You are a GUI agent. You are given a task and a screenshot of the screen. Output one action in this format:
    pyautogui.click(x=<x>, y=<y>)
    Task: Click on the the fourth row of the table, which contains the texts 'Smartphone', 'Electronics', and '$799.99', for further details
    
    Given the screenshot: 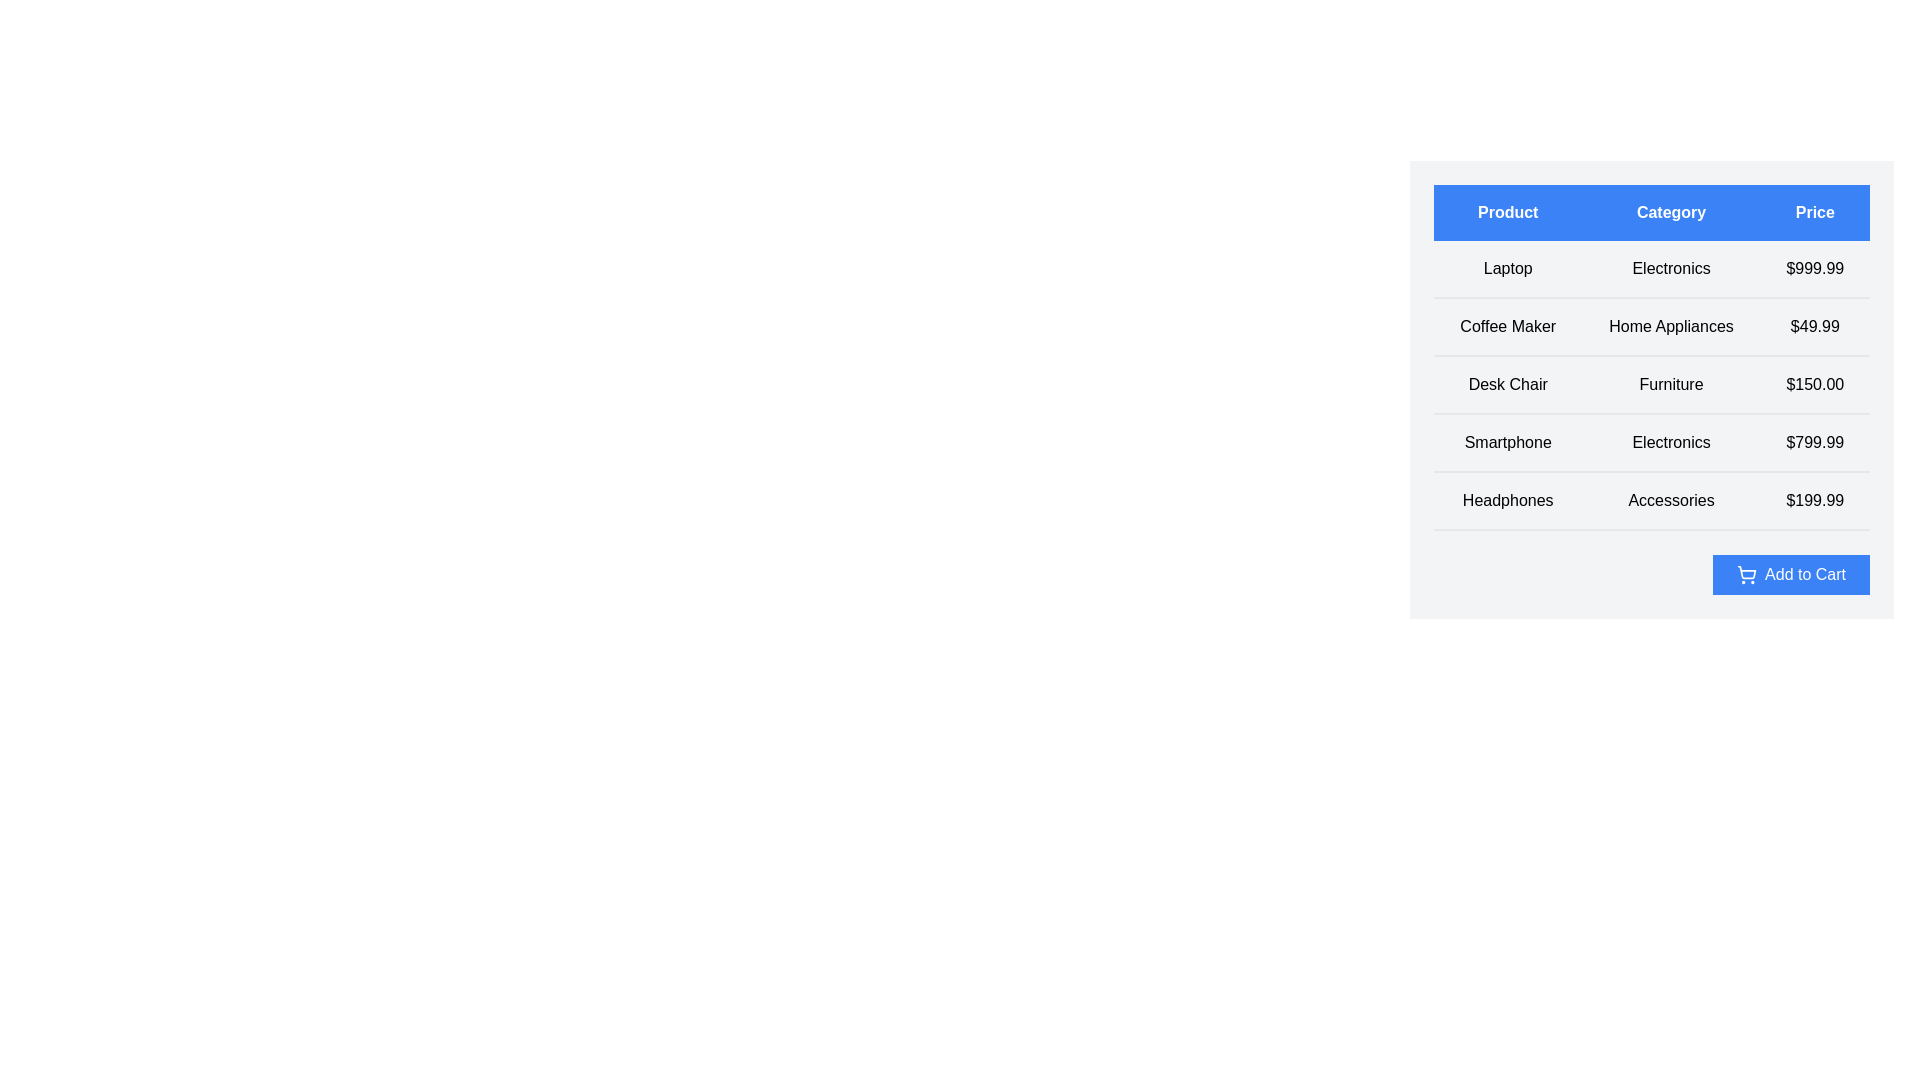 What is the action you would take?
    pyautogui.click(x=1651, y=442)
    